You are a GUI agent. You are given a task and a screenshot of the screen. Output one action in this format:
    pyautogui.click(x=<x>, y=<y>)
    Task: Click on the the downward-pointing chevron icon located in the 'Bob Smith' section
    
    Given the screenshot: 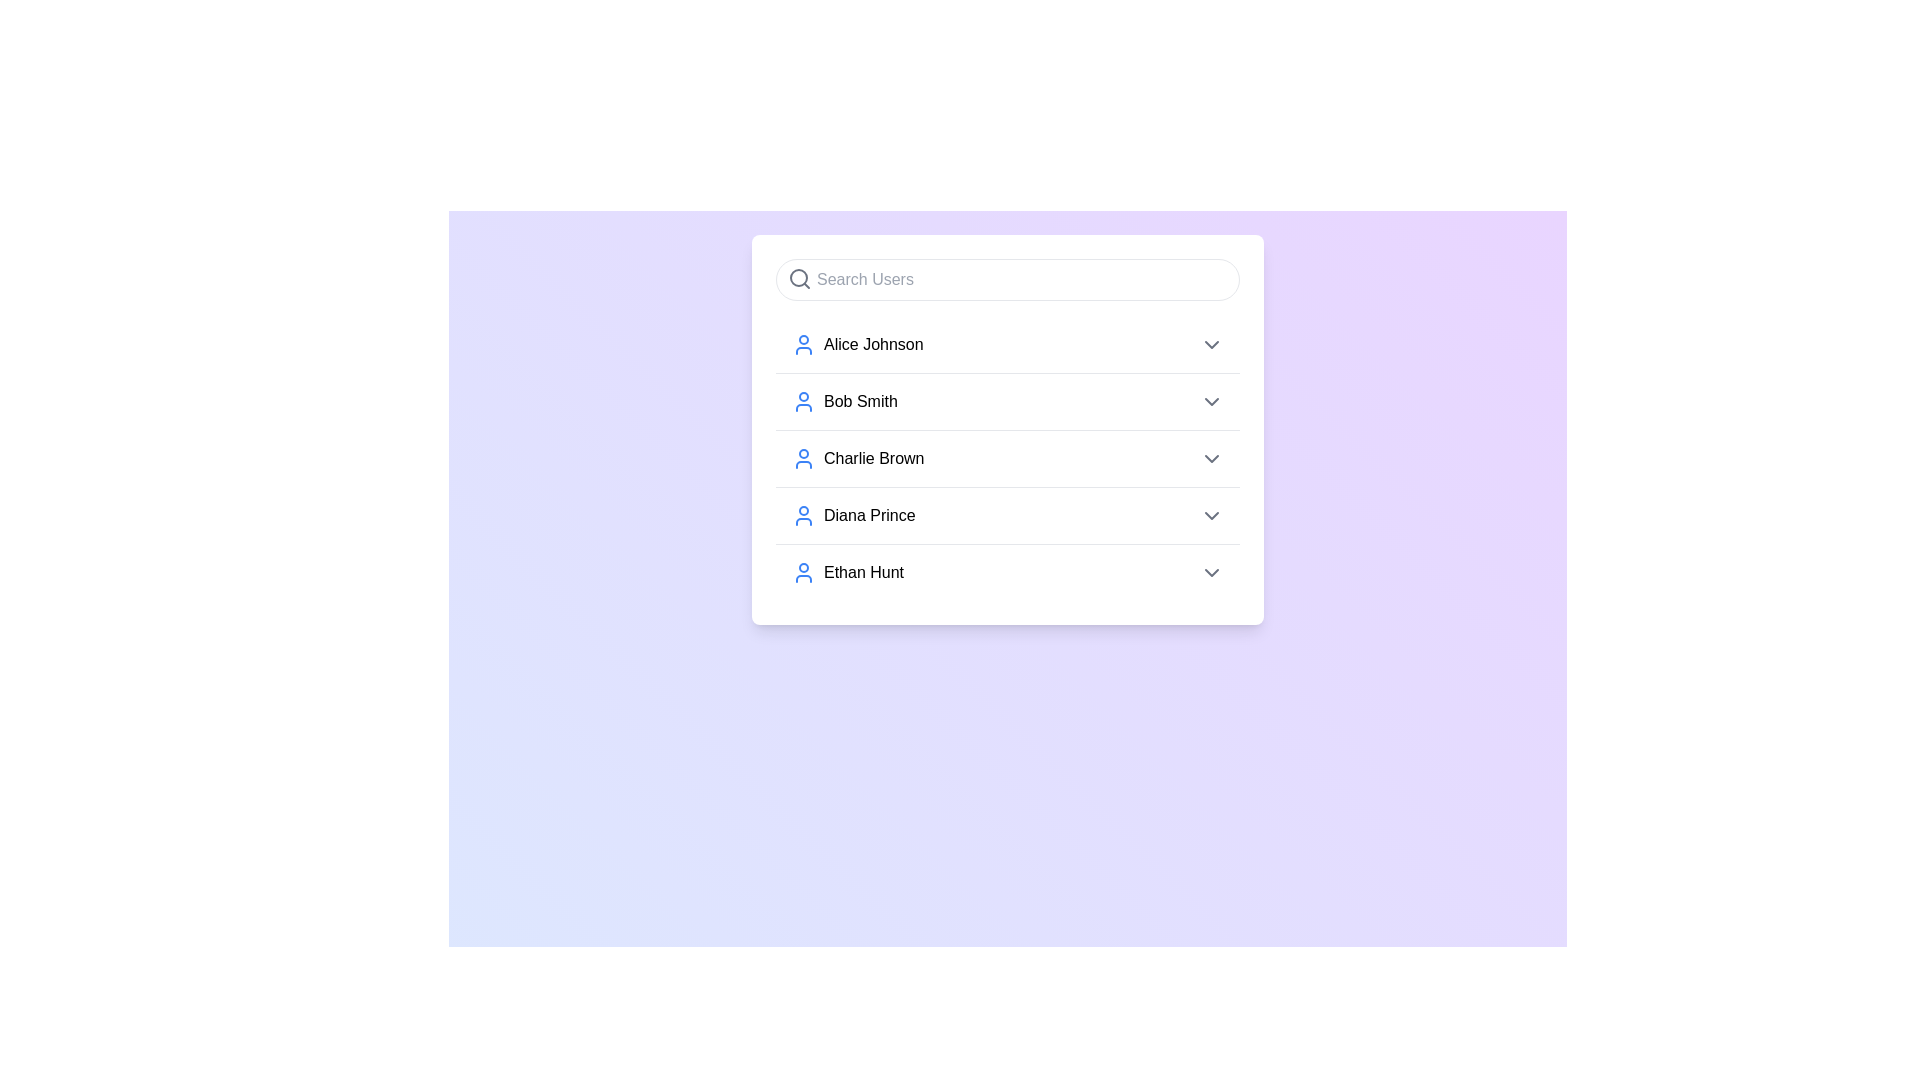 What is the action you would take?
    pyautogui.click(x=1210, y=401)
    